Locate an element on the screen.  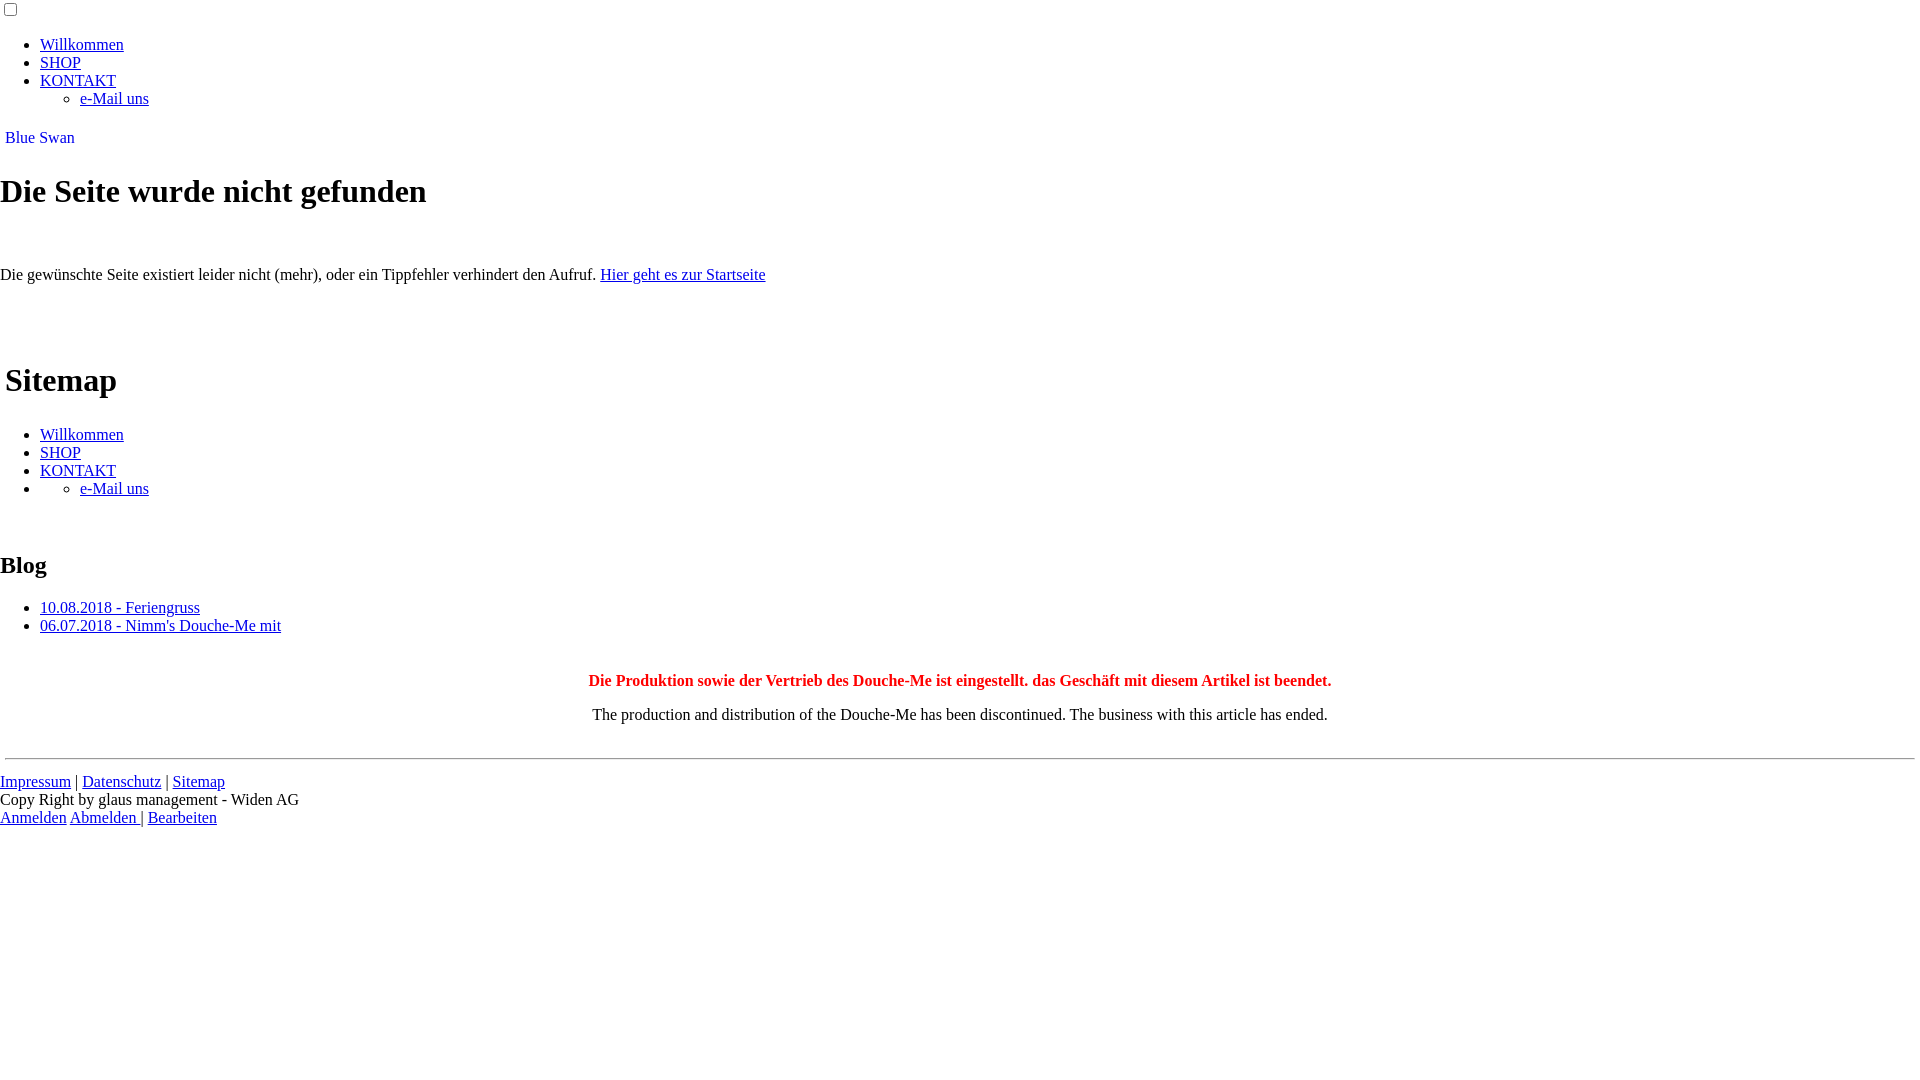
'Blue Swan' is located at coordinates (39, 136).